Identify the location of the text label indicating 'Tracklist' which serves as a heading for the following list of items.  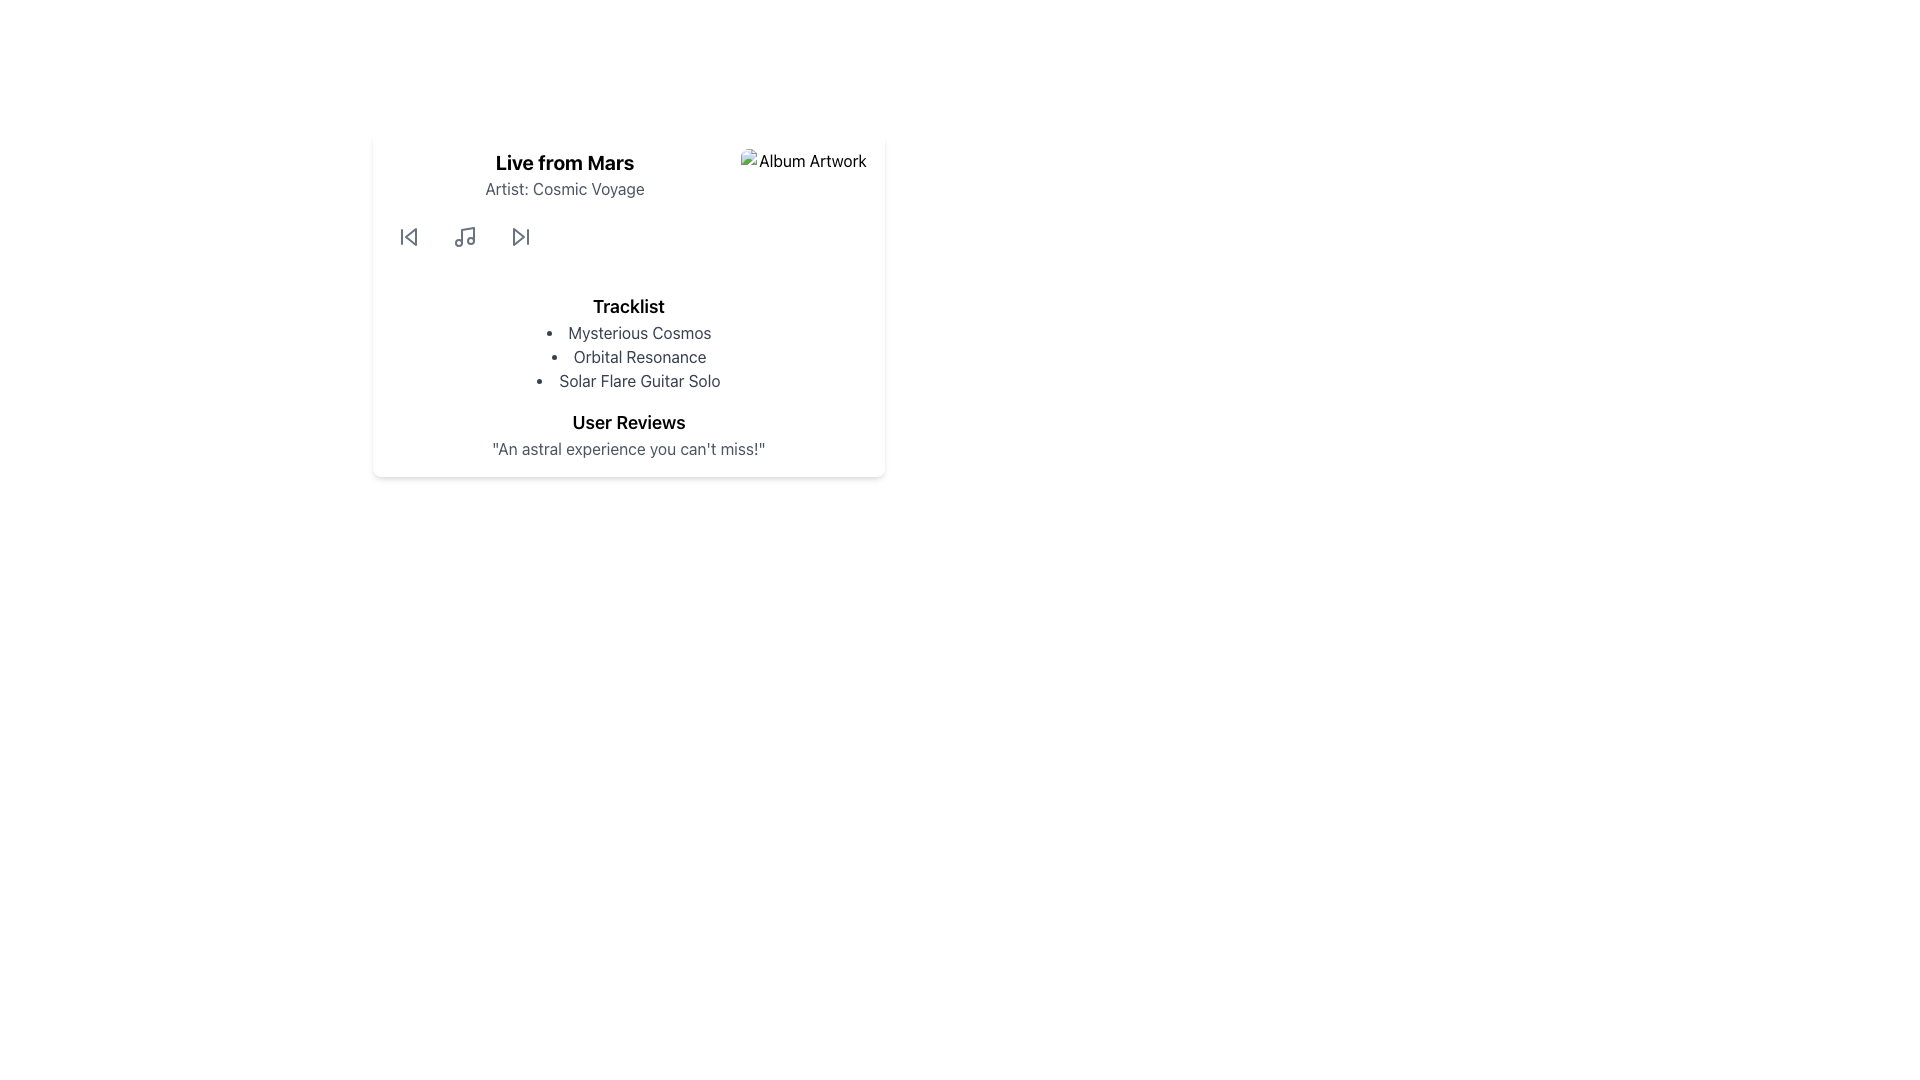
(627, 307).